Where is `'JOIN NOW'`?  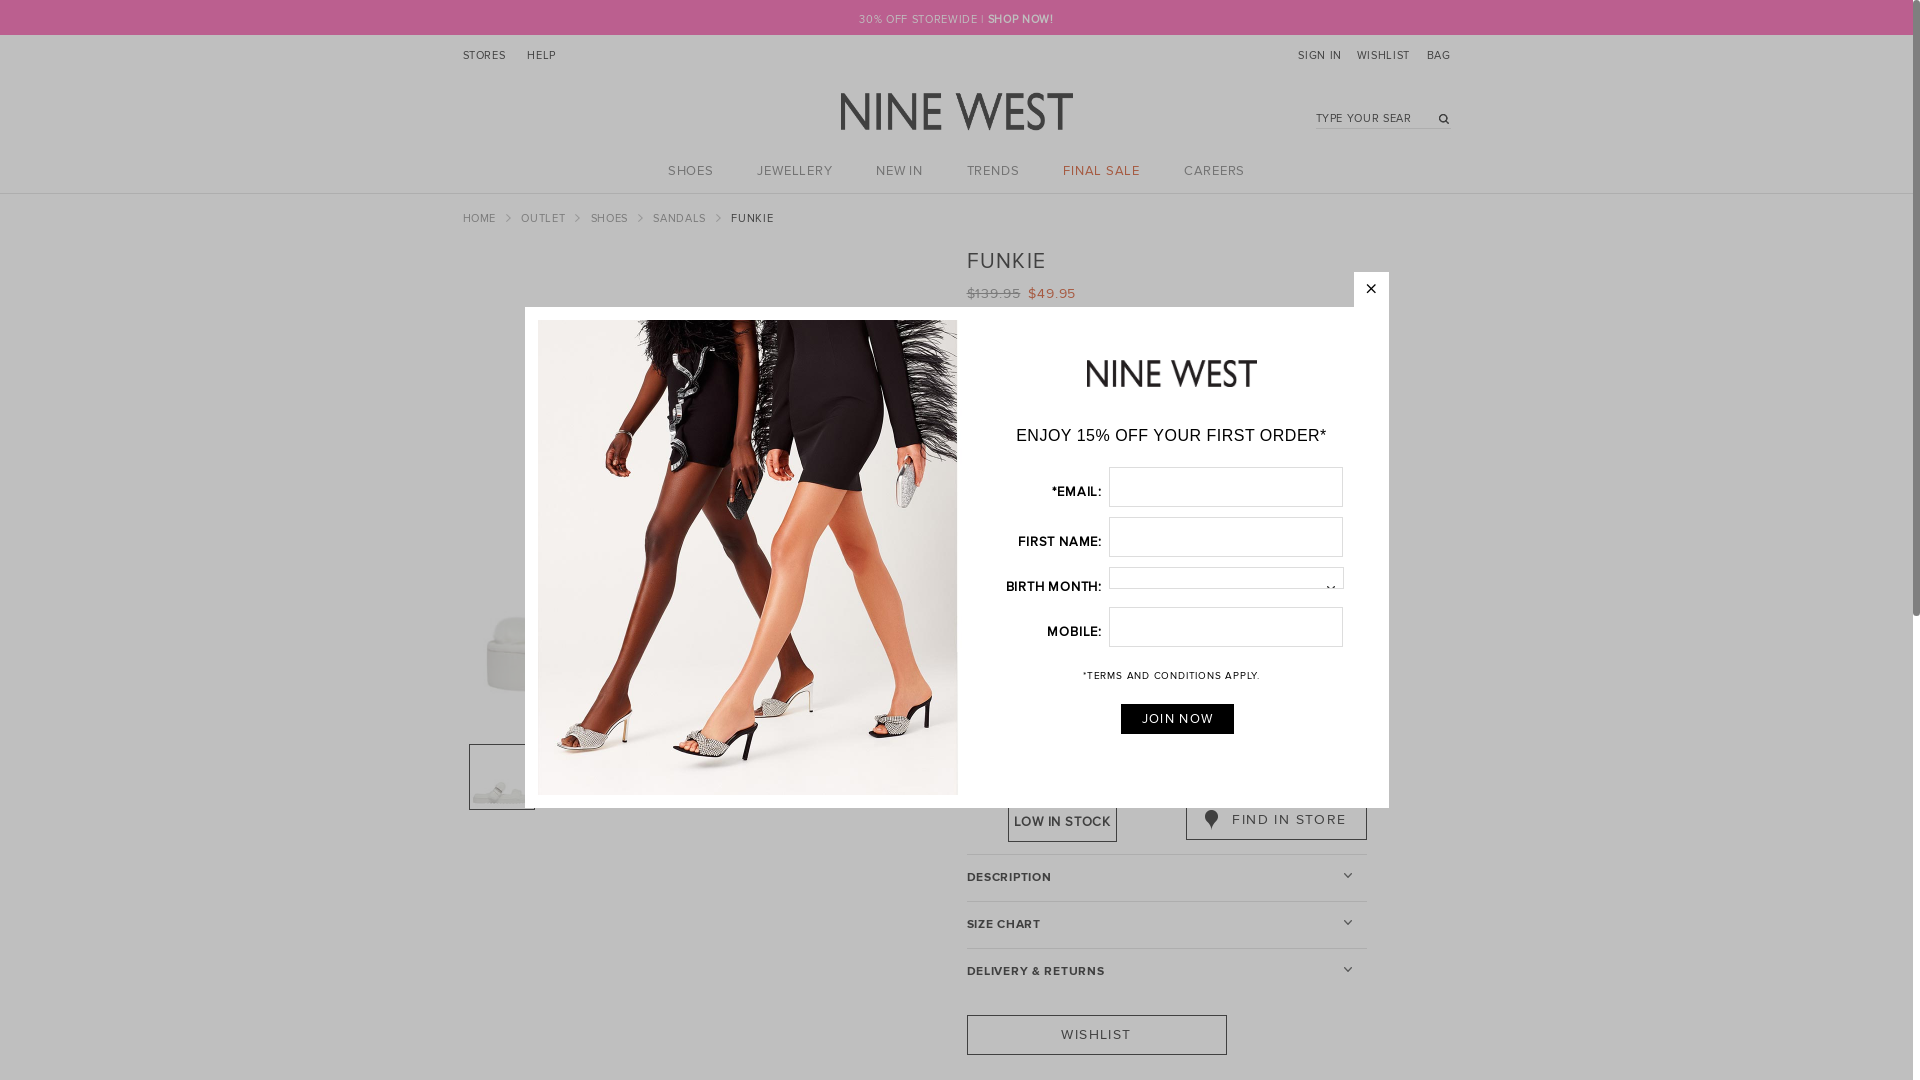 'JOIN NOW' is located at coordinates (1177, 717).